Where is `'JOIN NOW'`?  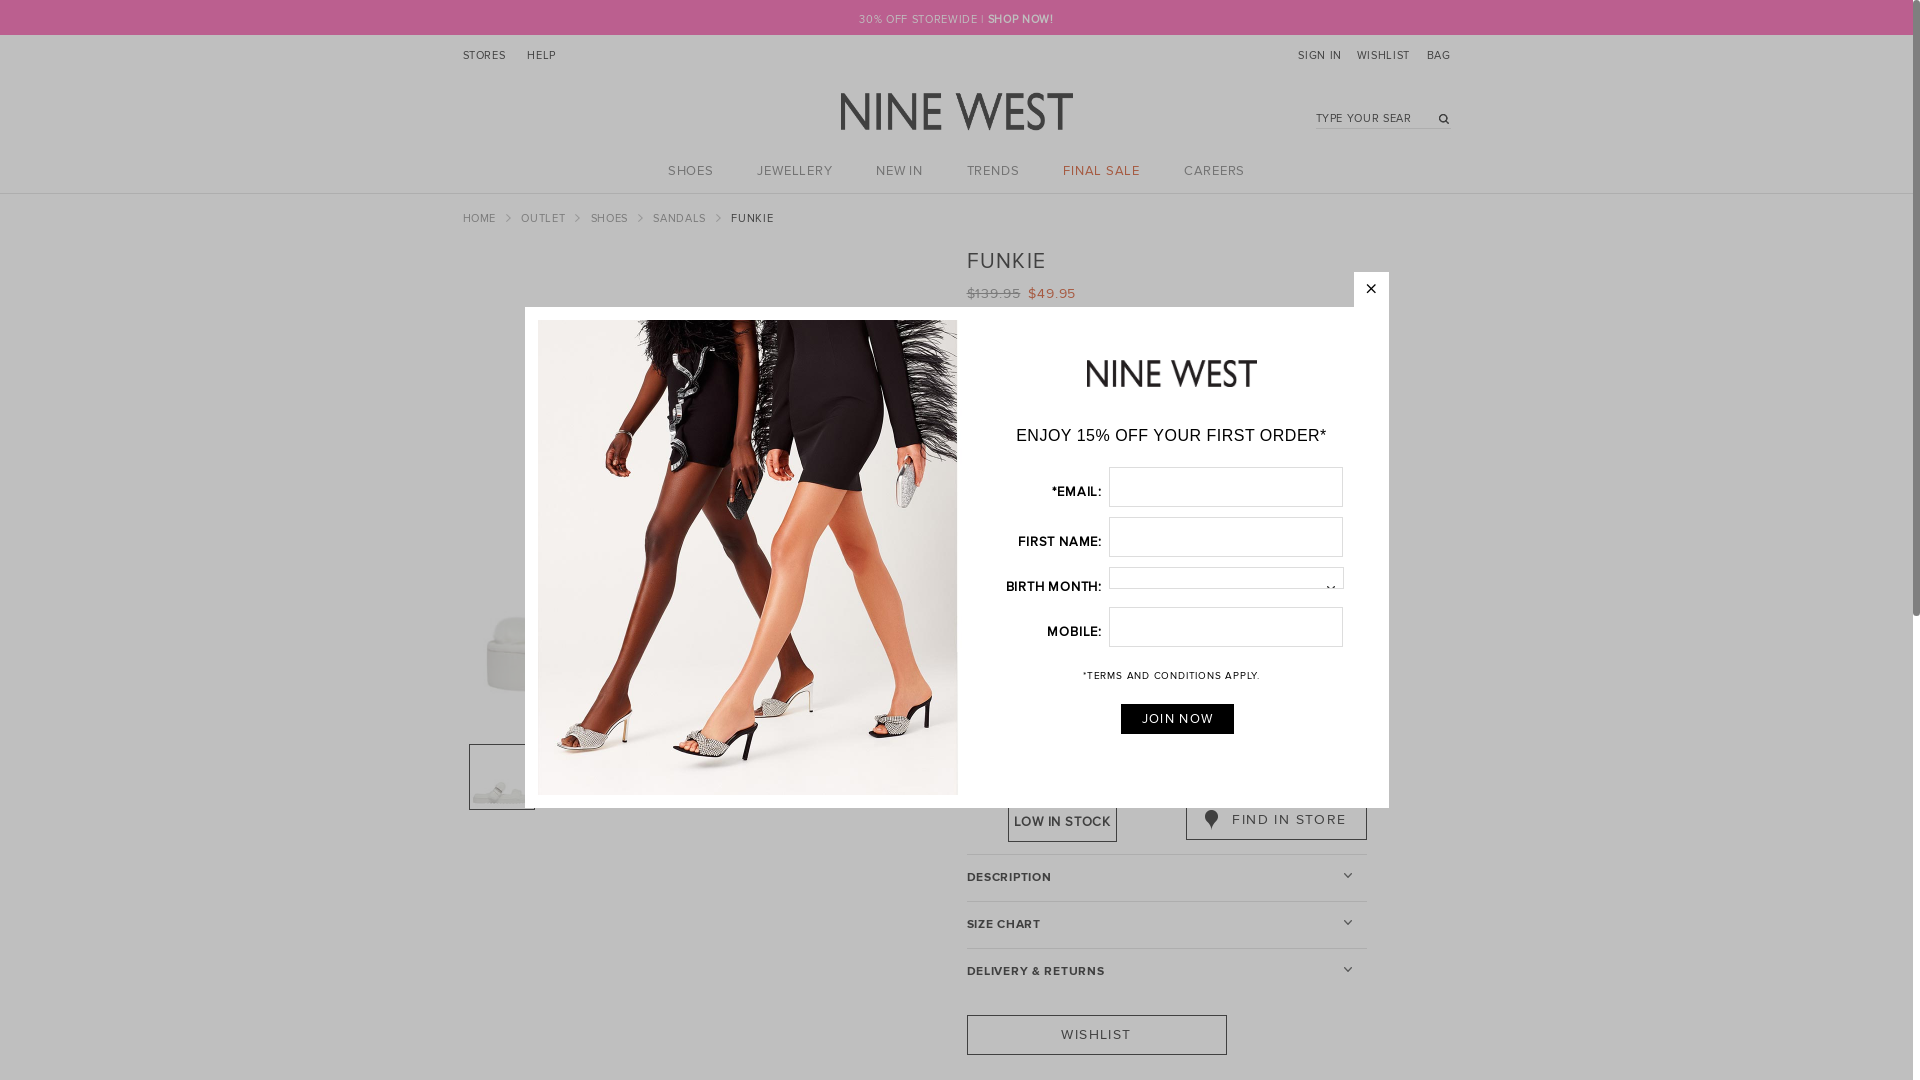 'JOIN NOW' is located at coordinates (1177, 717).